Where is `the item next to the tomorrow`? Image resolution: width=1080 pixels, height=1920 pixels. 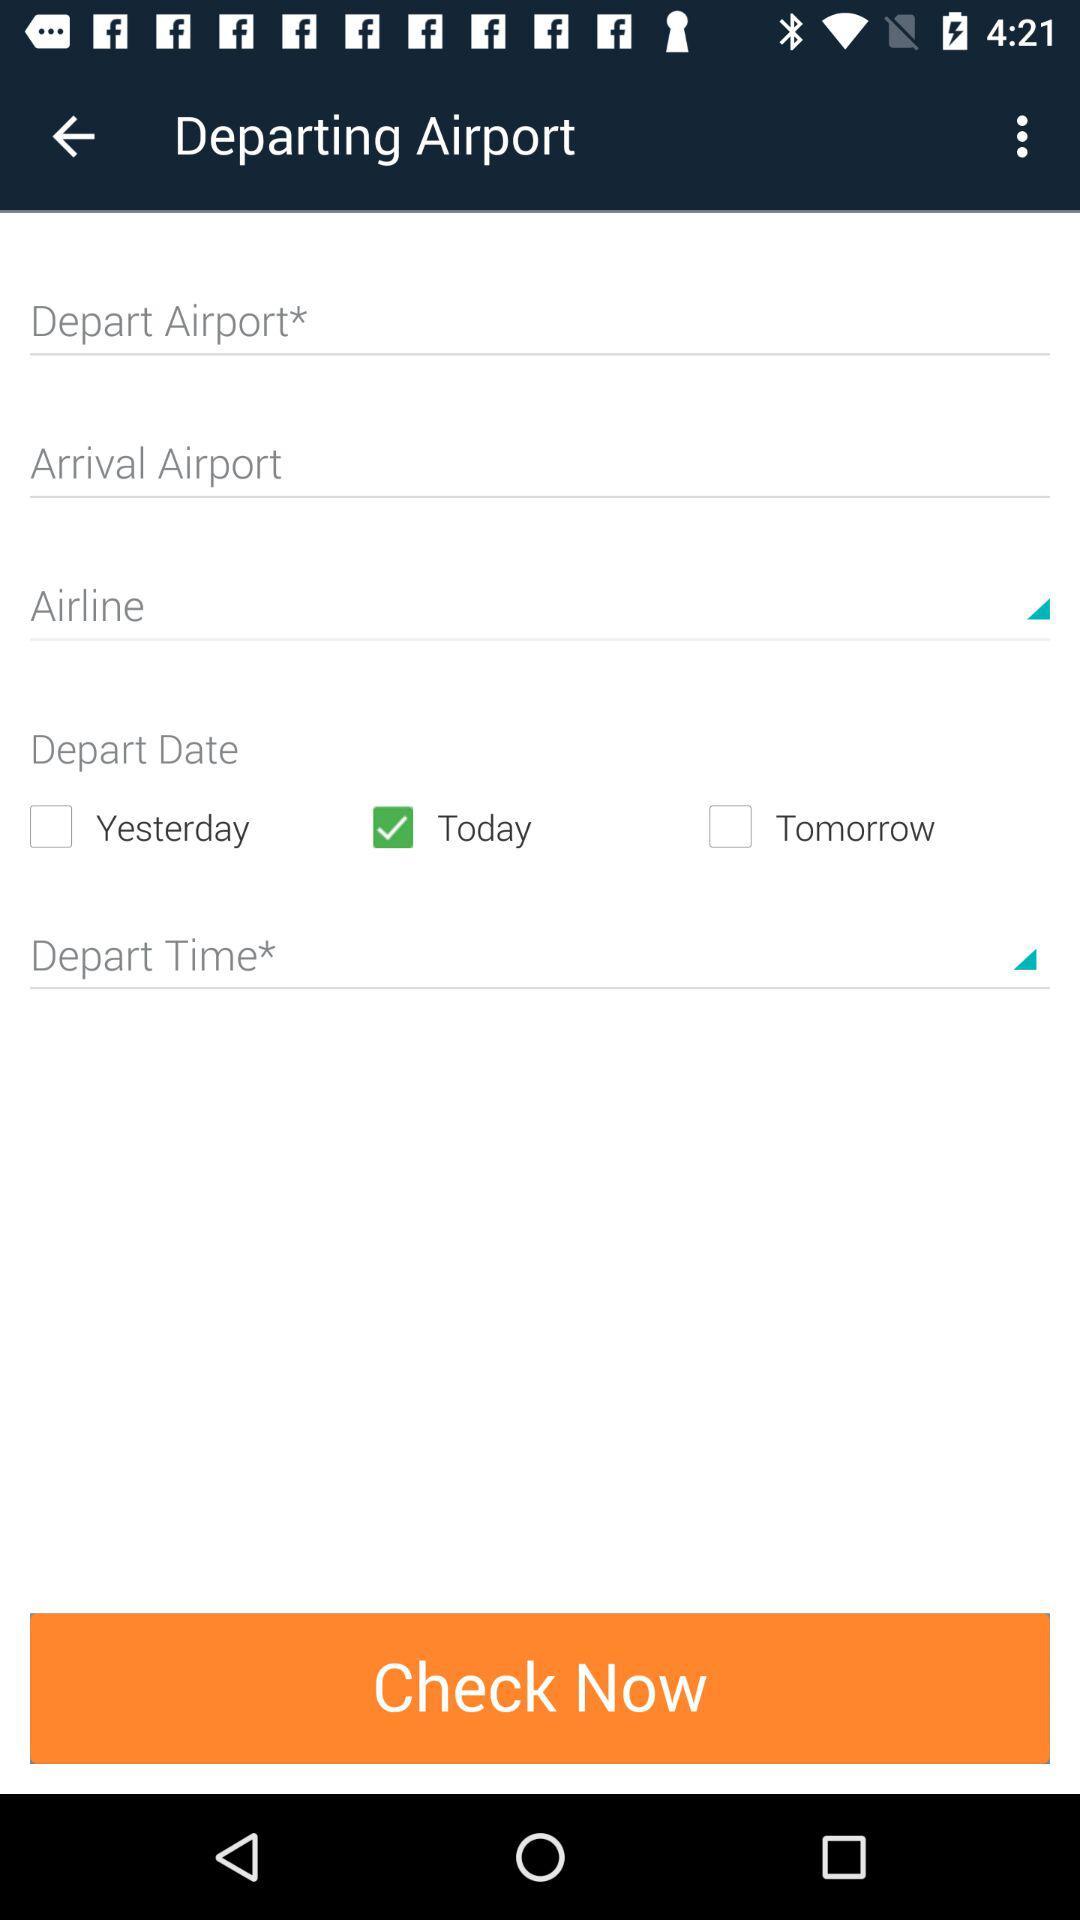 the item next to the tomorrow is located at coordinates (538, 826).